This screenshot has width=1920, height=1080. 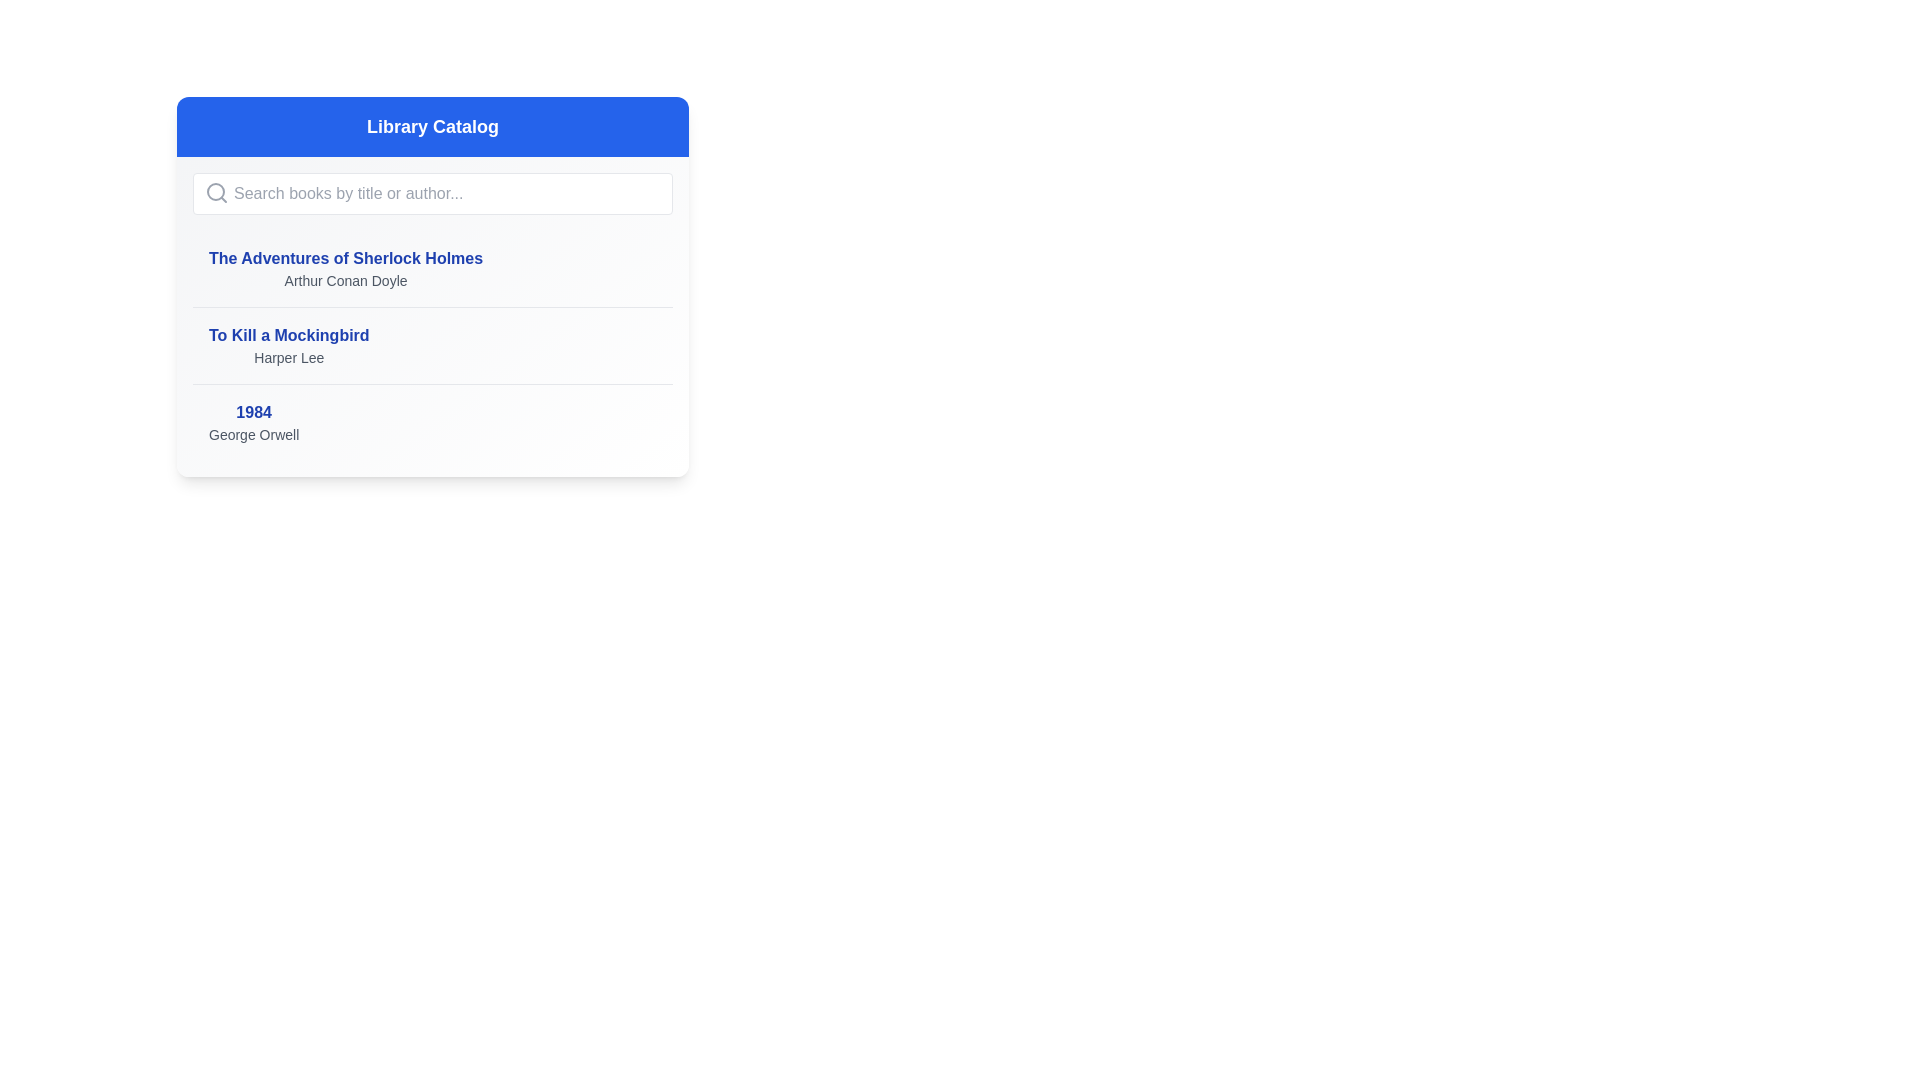 What do you see at coordinates (288, 357) in the screenshot?
I see `the text label displaying 'Harper Lee' which is styled in small gray font and positioned below the book title 'To Kill a Mockingbird' in the central part of the interface` at bounding box center [288, 357].